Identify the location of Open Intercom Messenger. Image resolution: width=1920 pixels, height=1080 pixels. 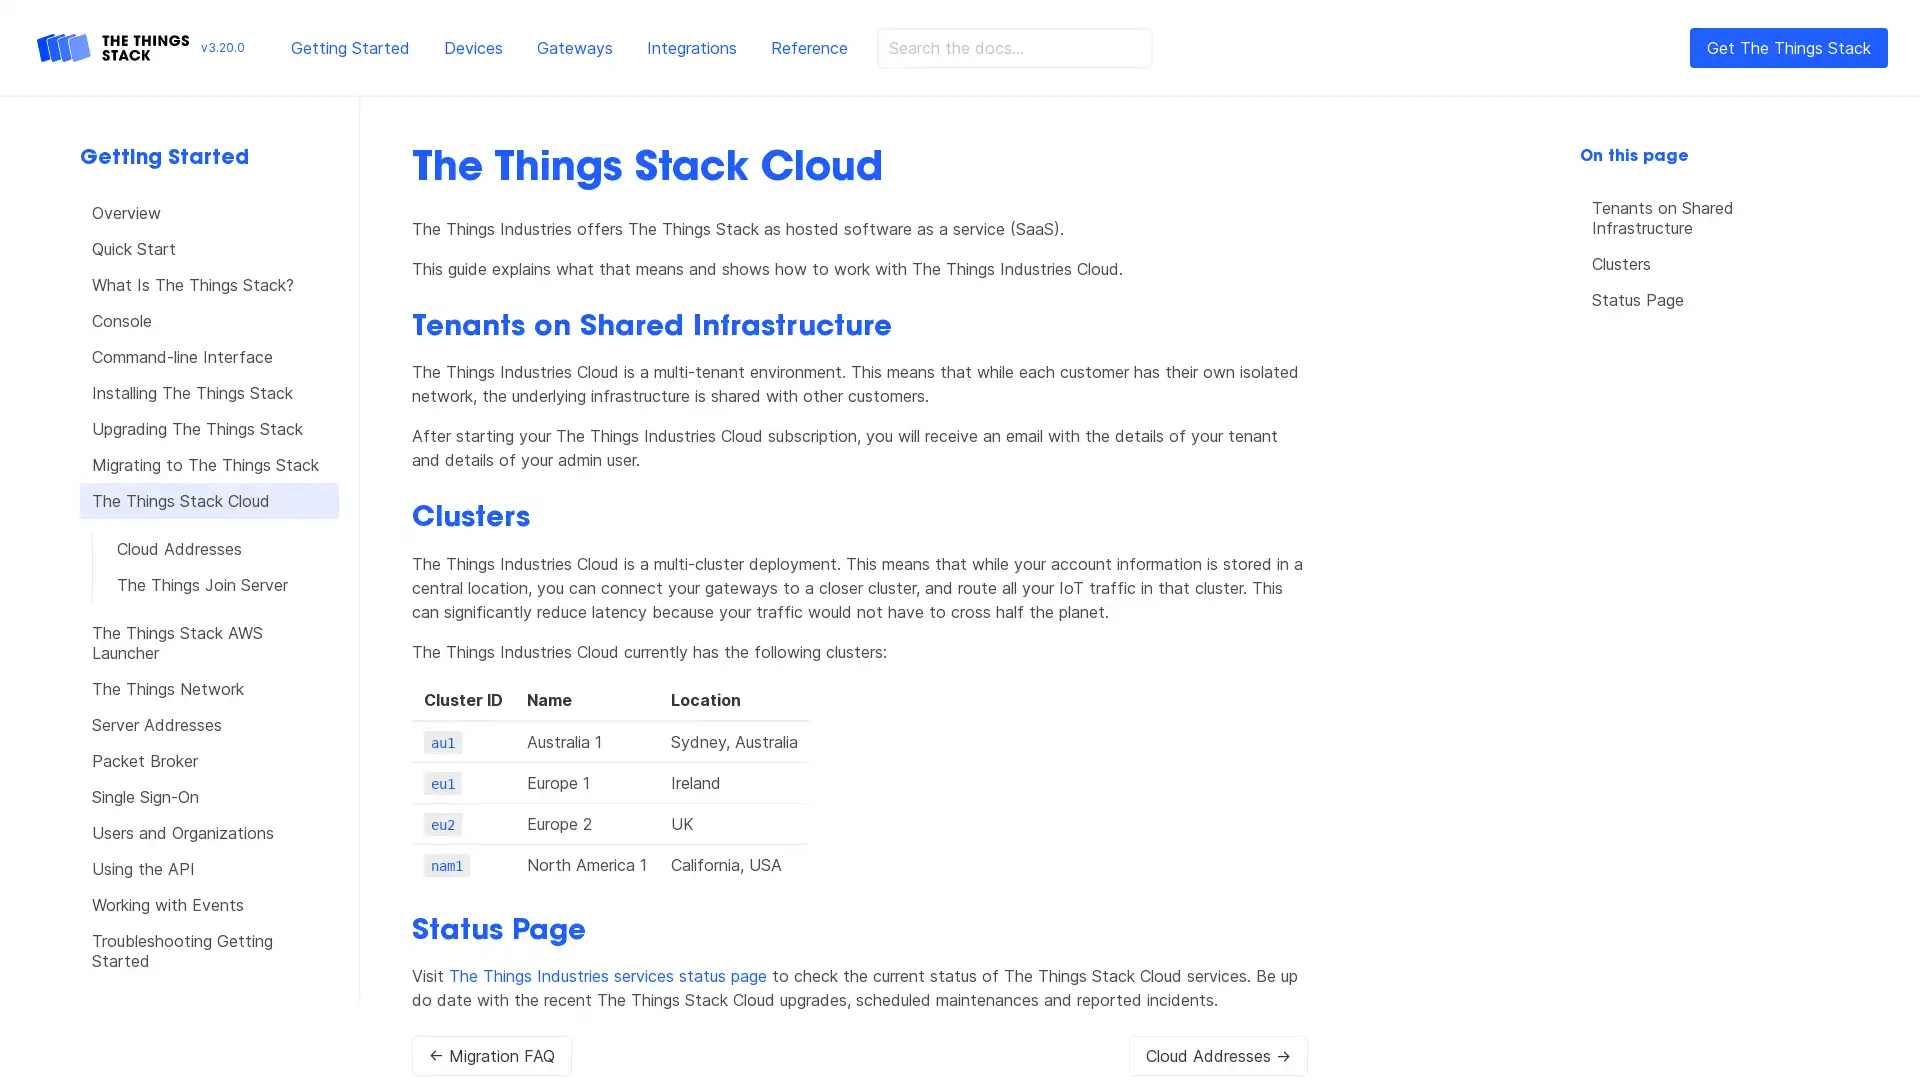
(1869, 1029).